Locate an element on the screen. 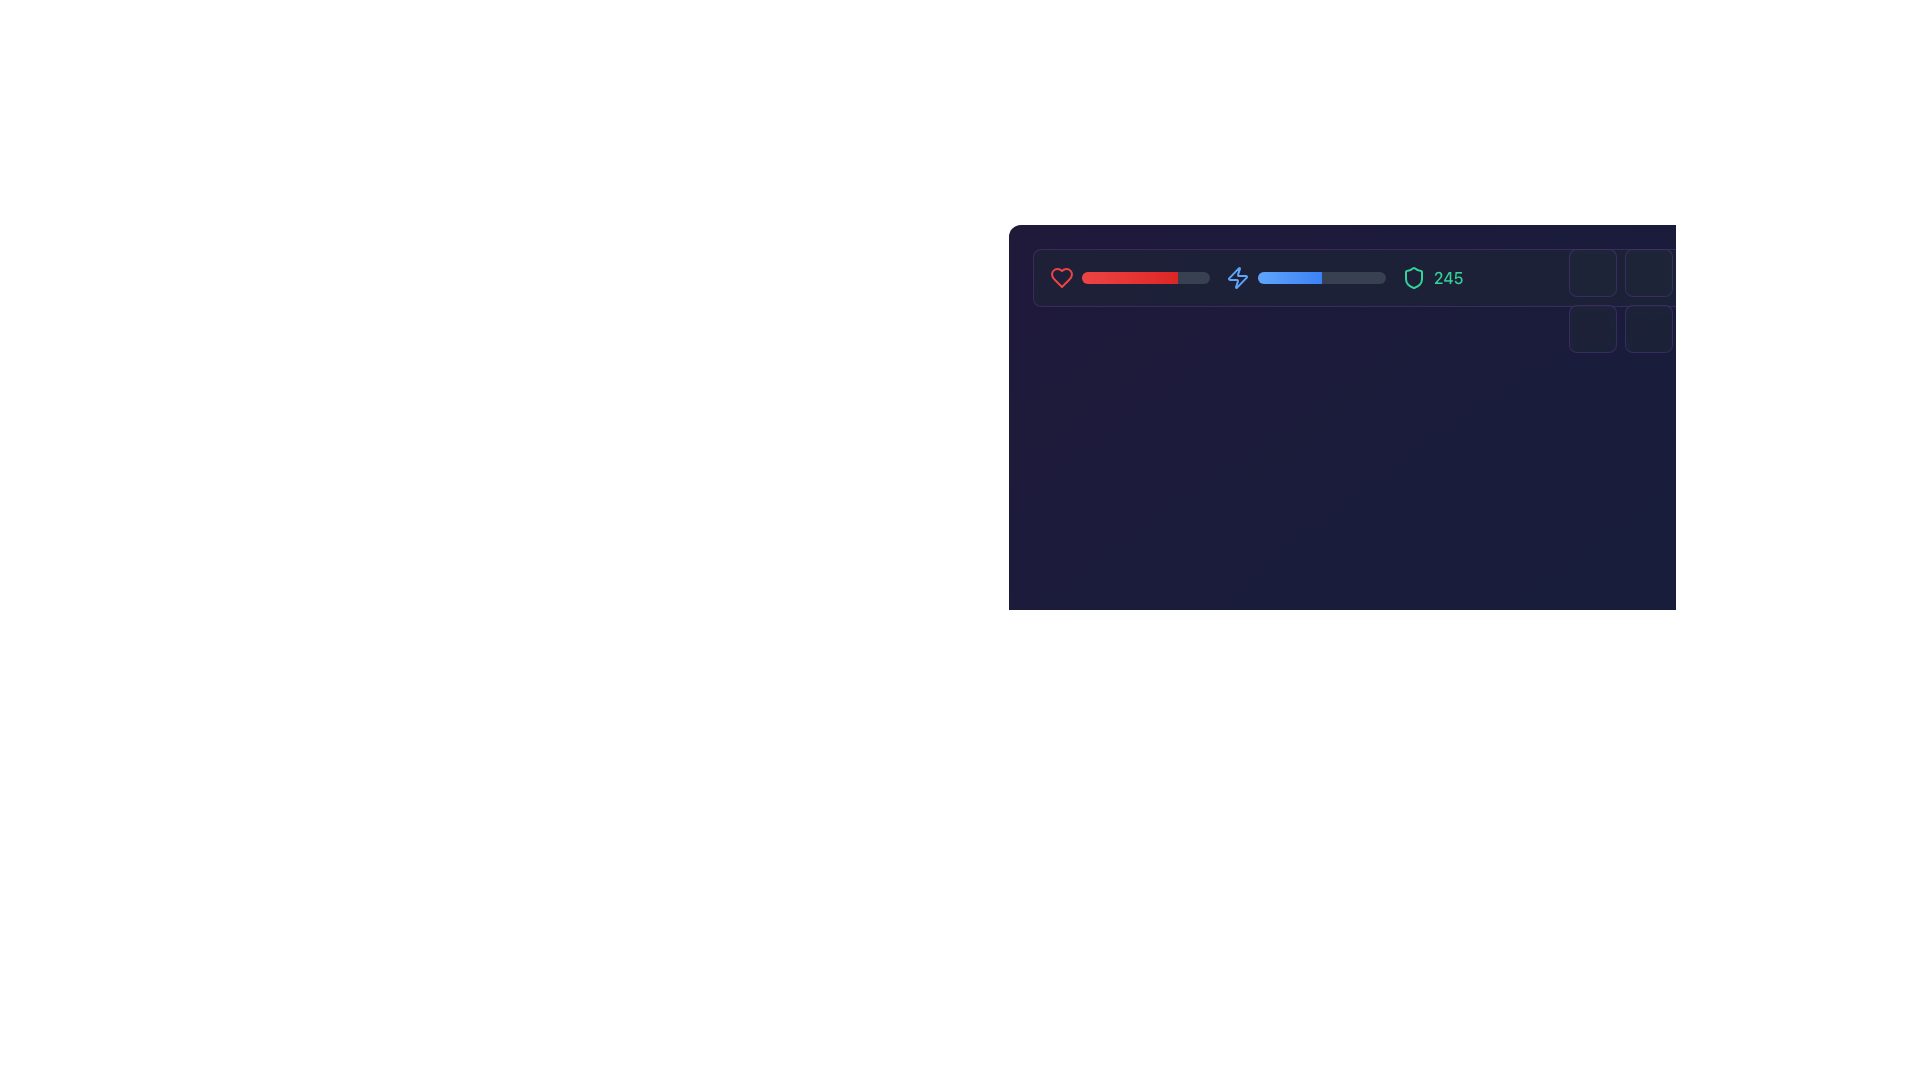 This screenshot has height=1080, width=1920. displayed number '245' from the text label element, which is vibrant emerald green and positioned to the right of an emerald green shield icon is located at coordinates (1448, 277).